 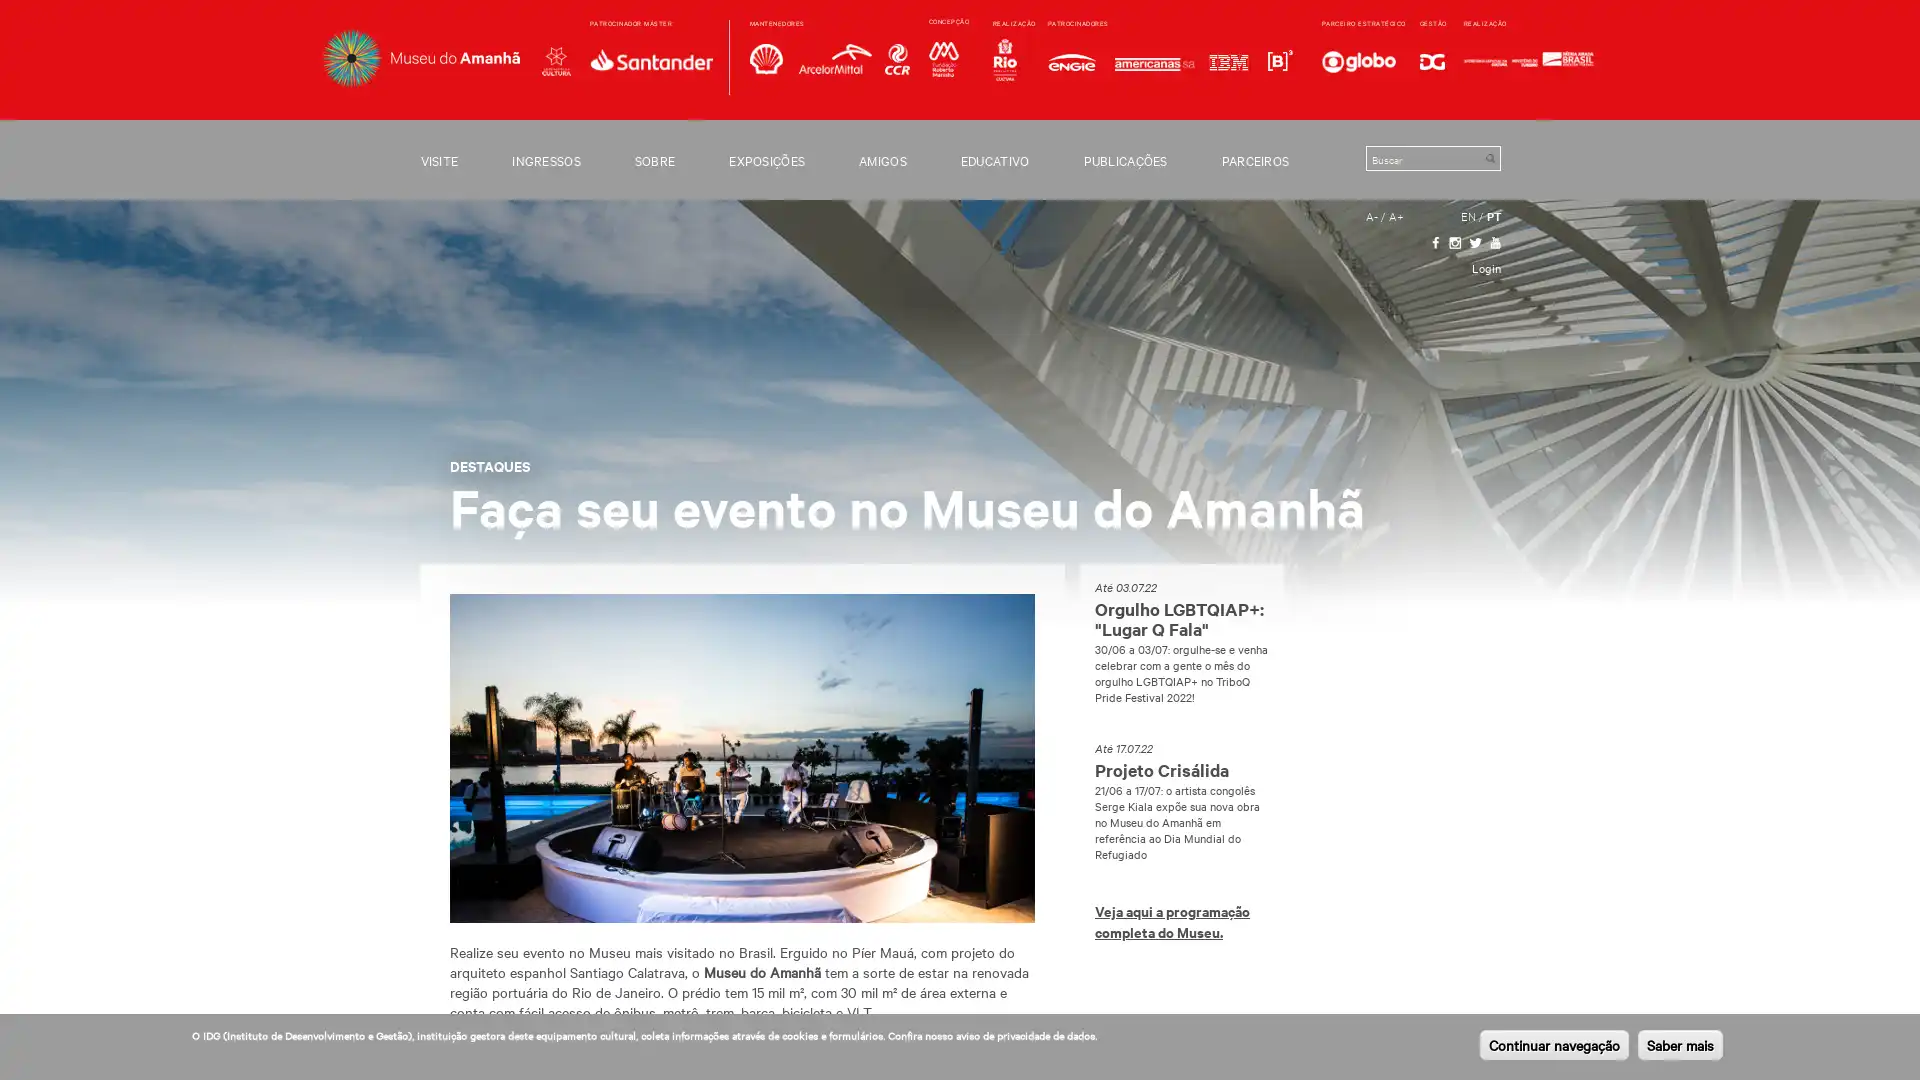 I want to click on Submit, so click(x=1489, y=157).